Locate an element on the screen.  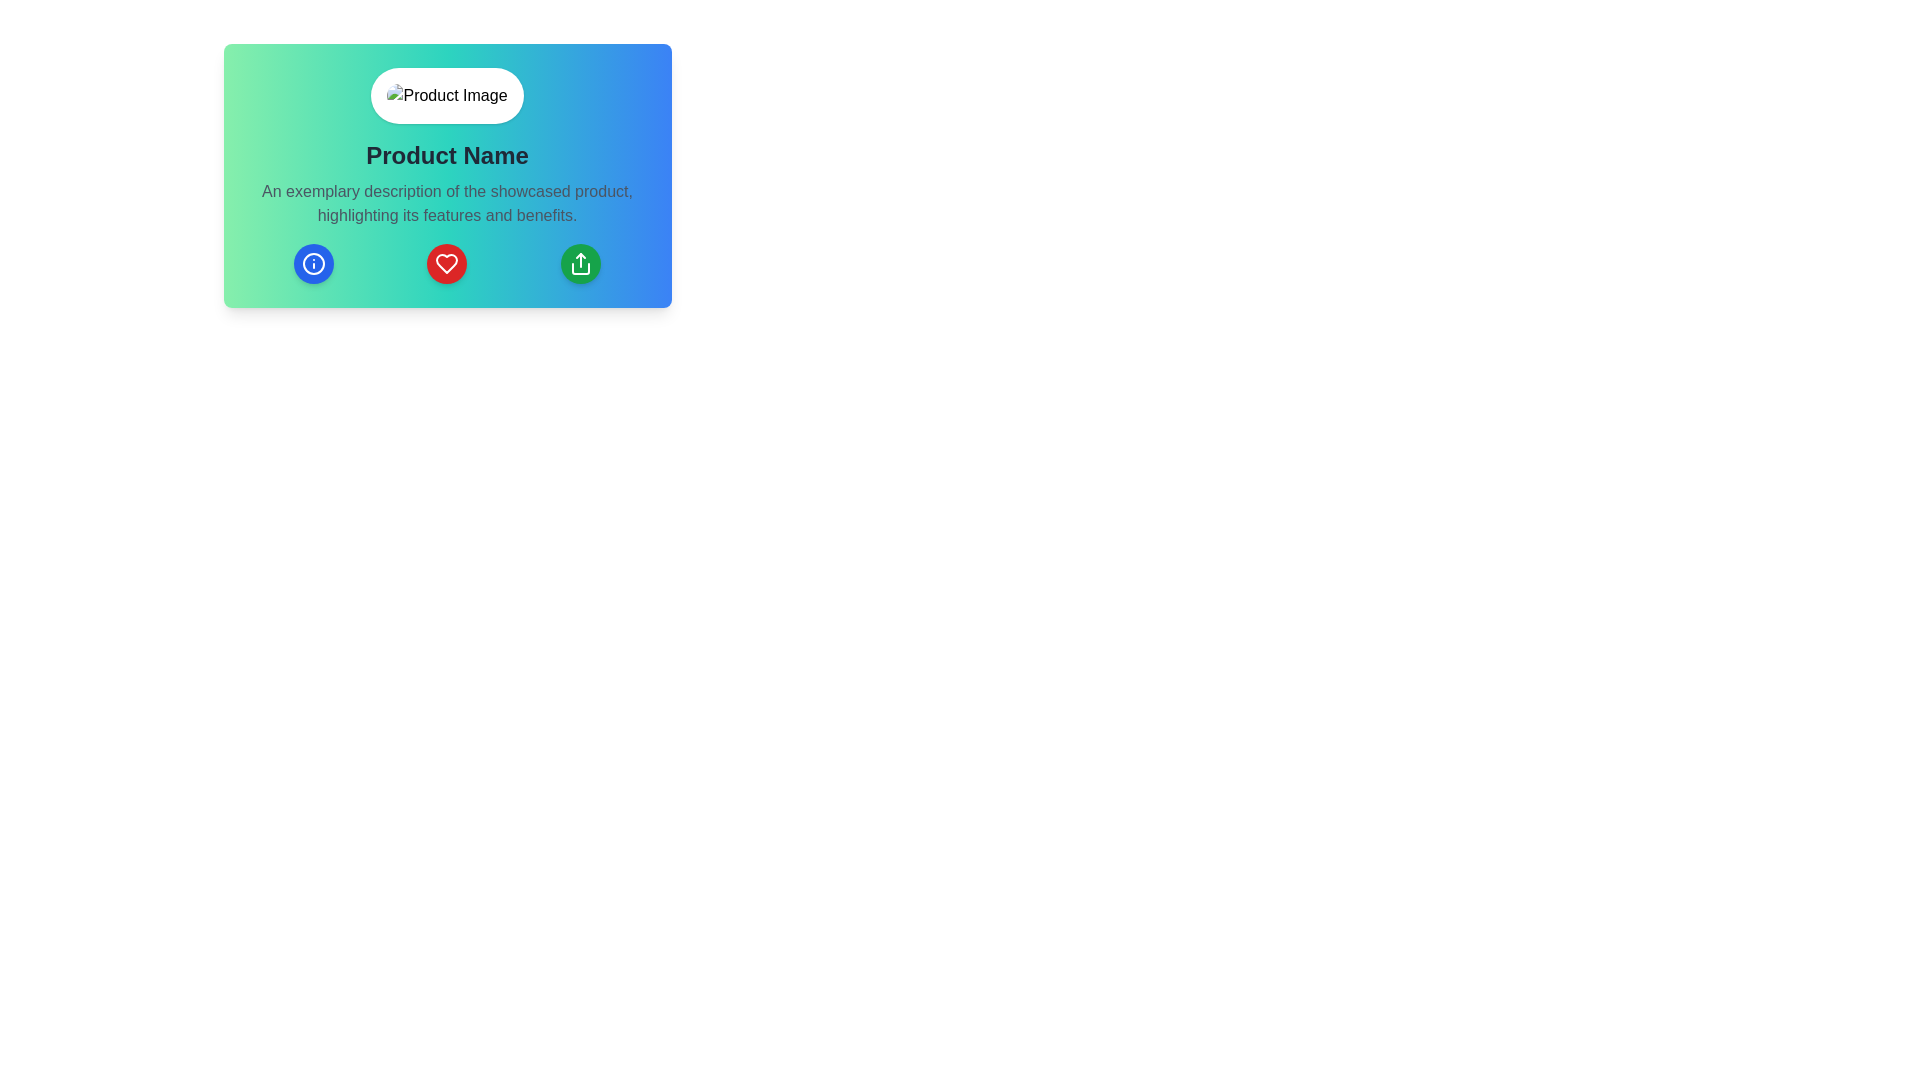
the information icon located in the bottom left quadrant of the card is located at coordinates (312, 262).